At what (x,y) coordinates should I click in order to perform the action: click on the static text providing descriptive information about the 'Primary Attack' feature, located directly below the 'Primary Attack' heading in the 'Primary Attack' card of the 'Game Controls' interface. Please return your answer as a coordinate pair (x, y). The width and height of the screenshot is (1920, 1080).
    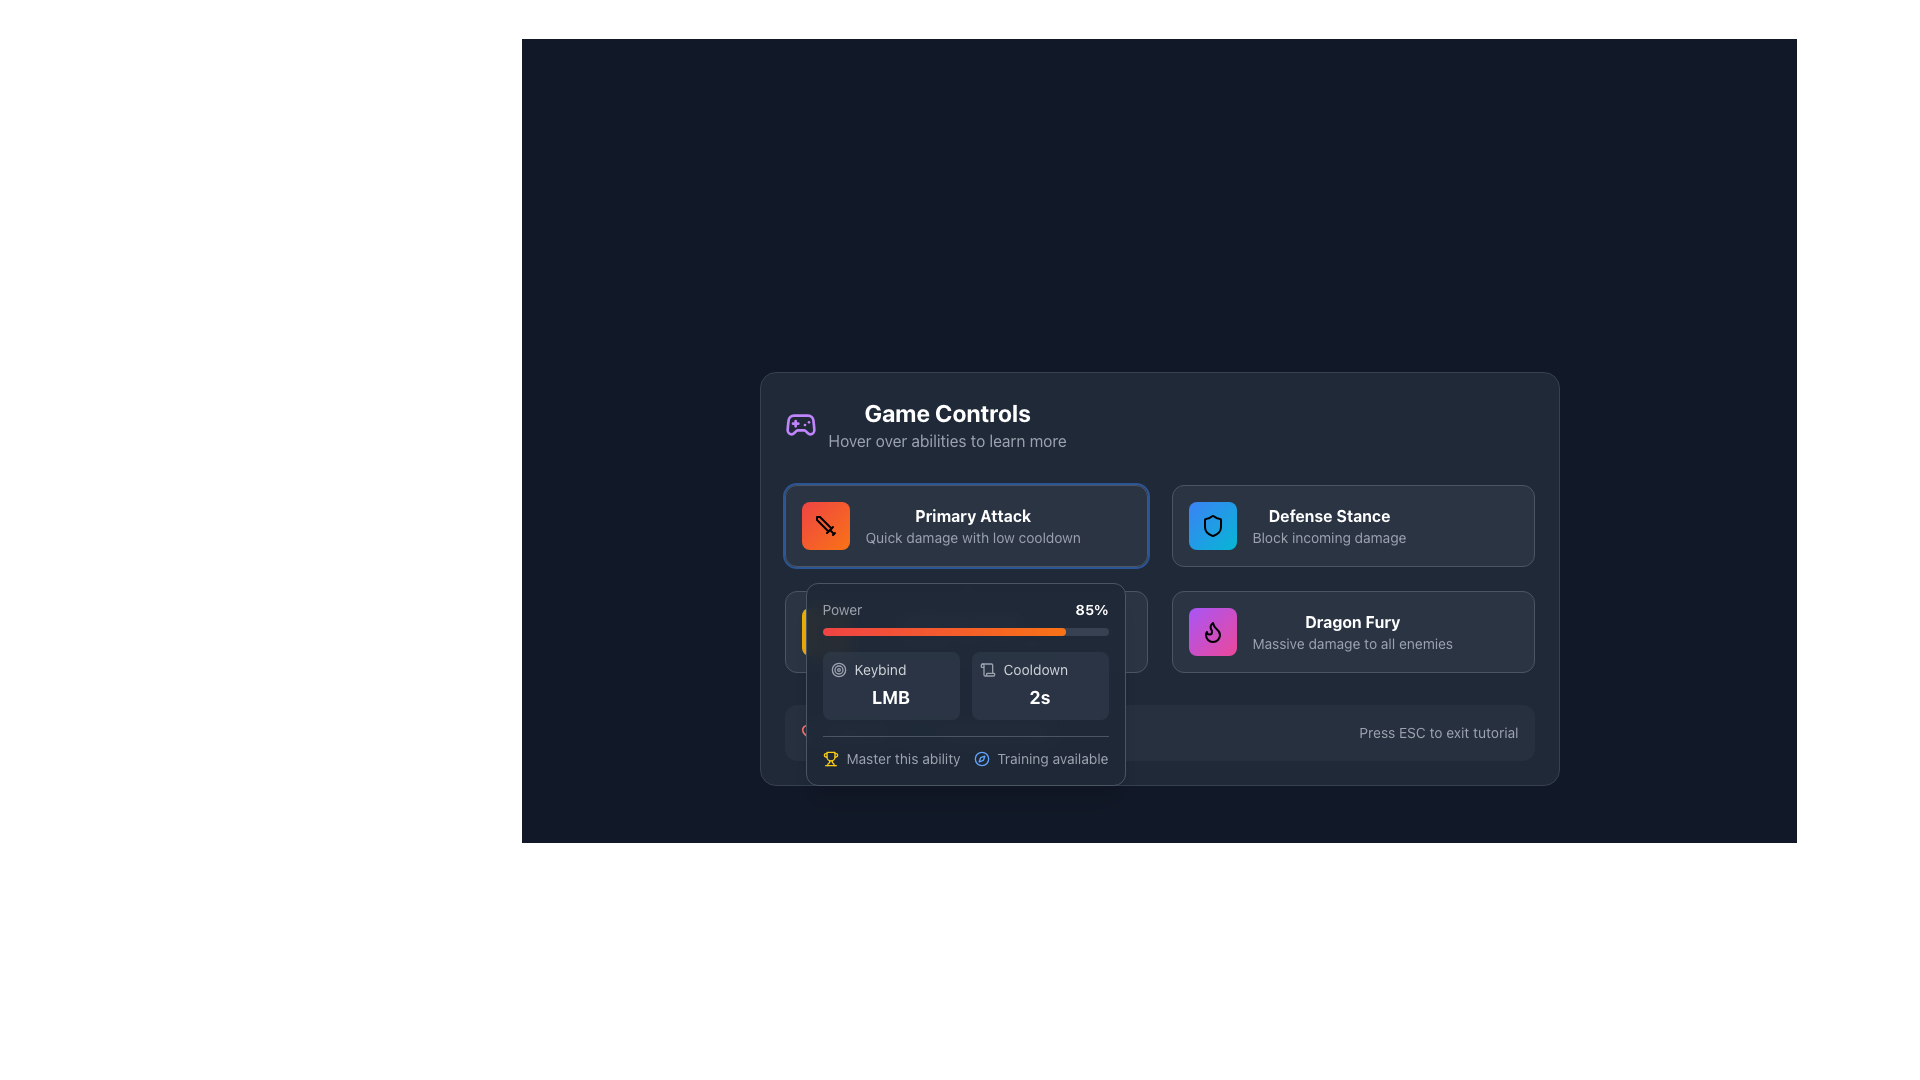
    Looking at the image, I should click on (973, 536).